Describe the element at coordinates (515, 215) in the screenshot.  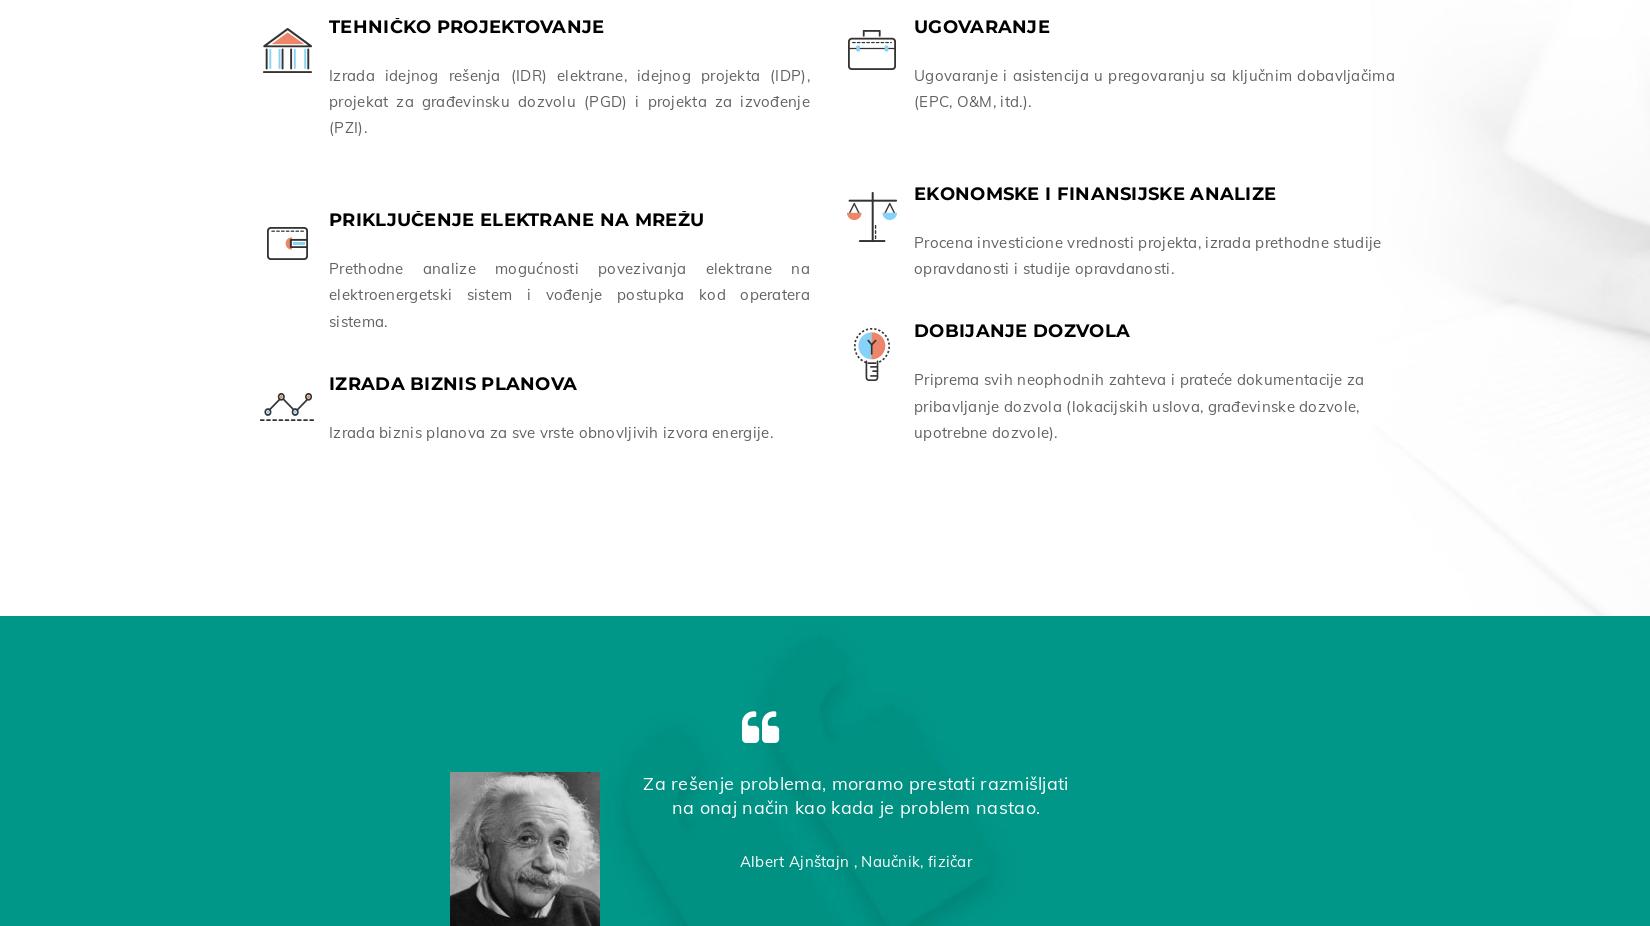
I see `'PRIKLJUČENJE ELEKTRANE NA MREŽU'` at that location.